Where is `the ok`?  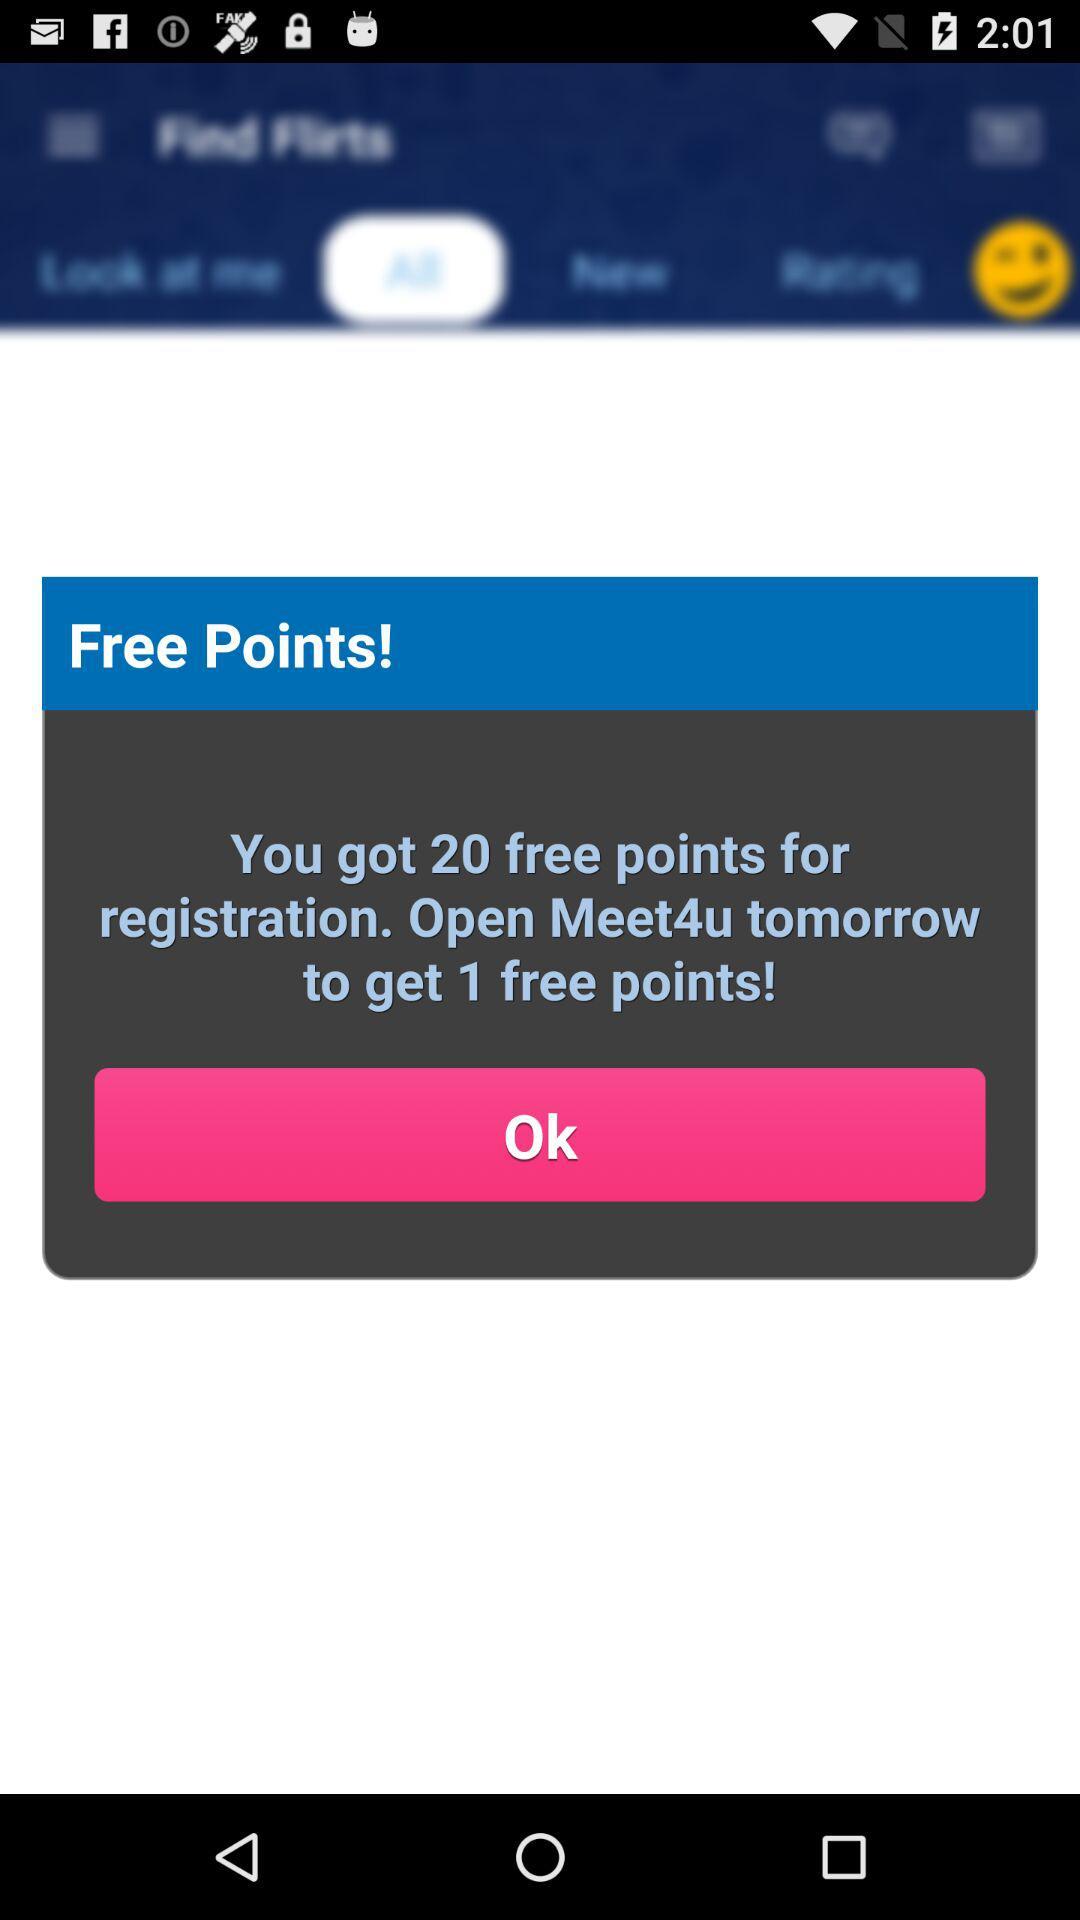 the ok is located at coordinates (540, 1134).